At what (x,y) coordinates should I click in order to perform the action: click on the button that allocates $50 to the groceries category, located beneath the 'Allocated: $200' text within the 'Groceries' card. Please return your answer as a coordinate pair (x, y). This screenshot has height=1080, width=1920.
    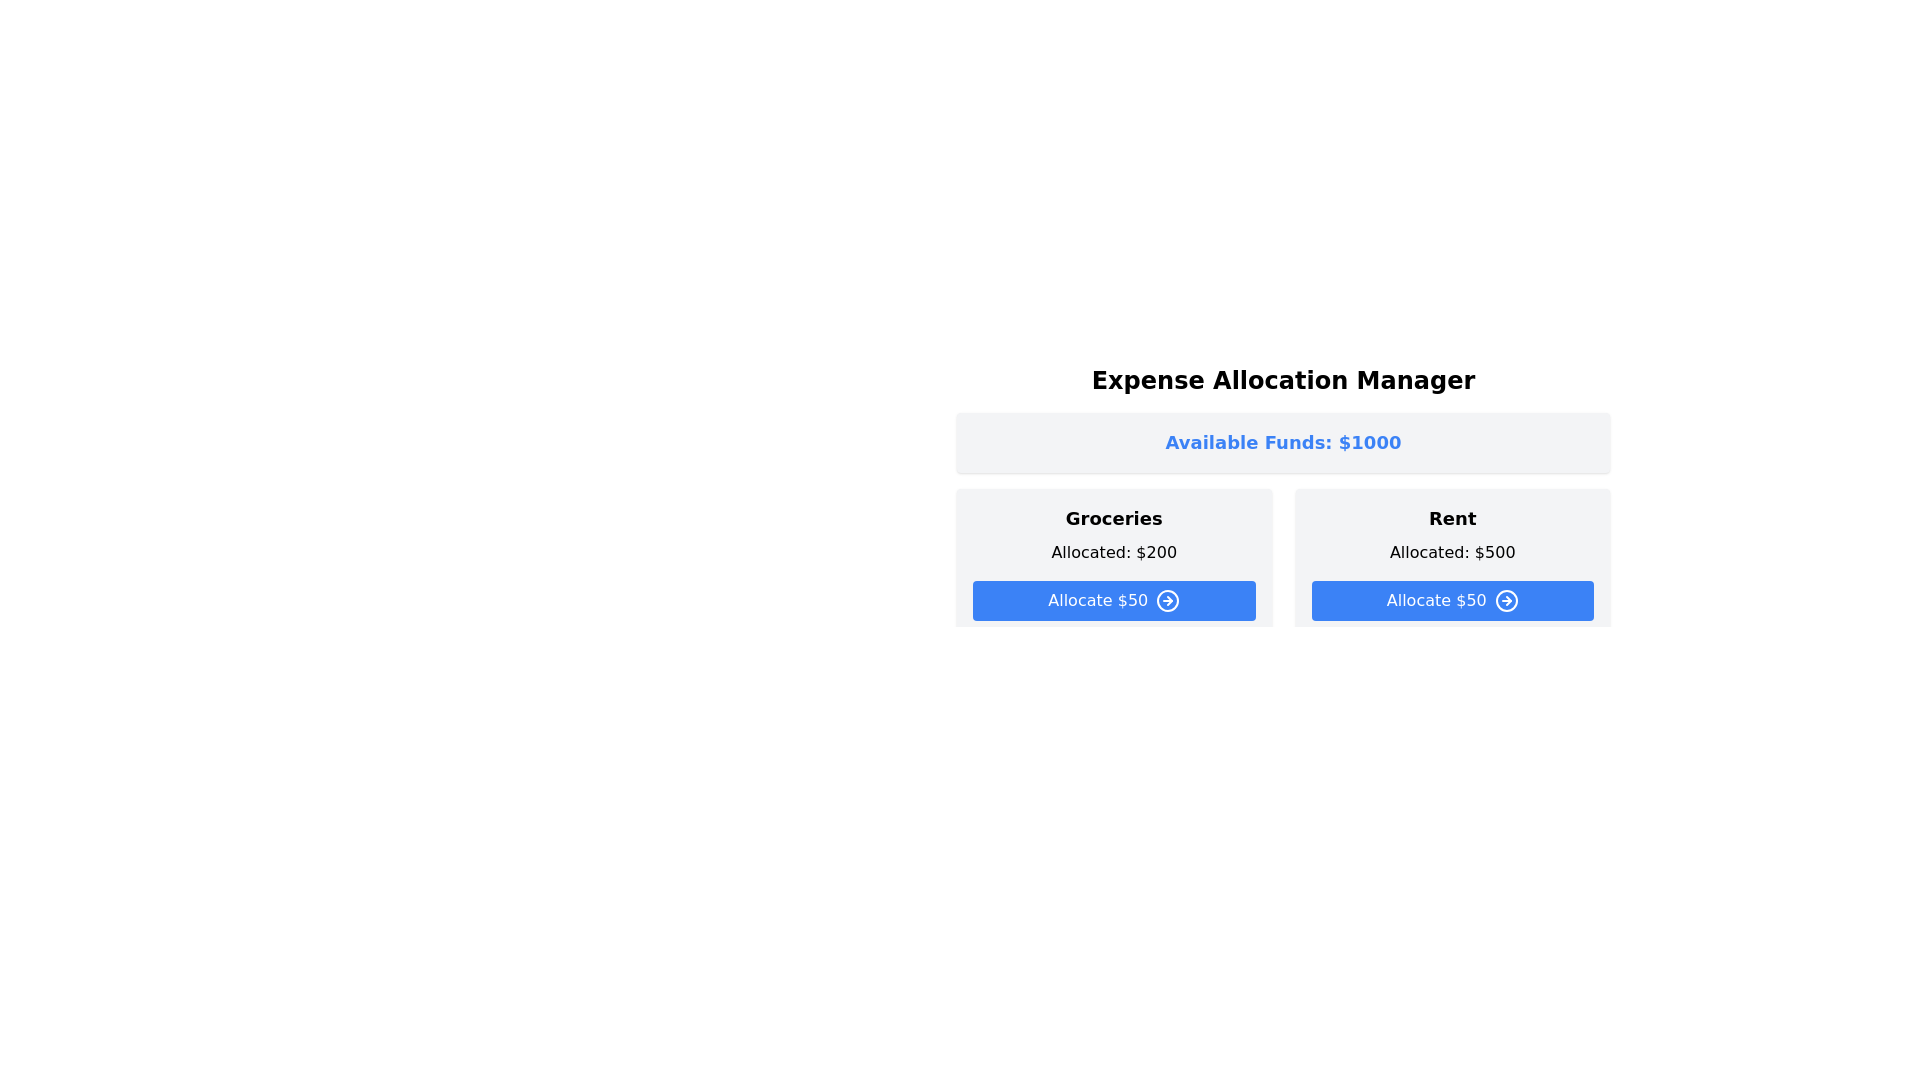
    Looking at the image, I should click on (1113, 600).